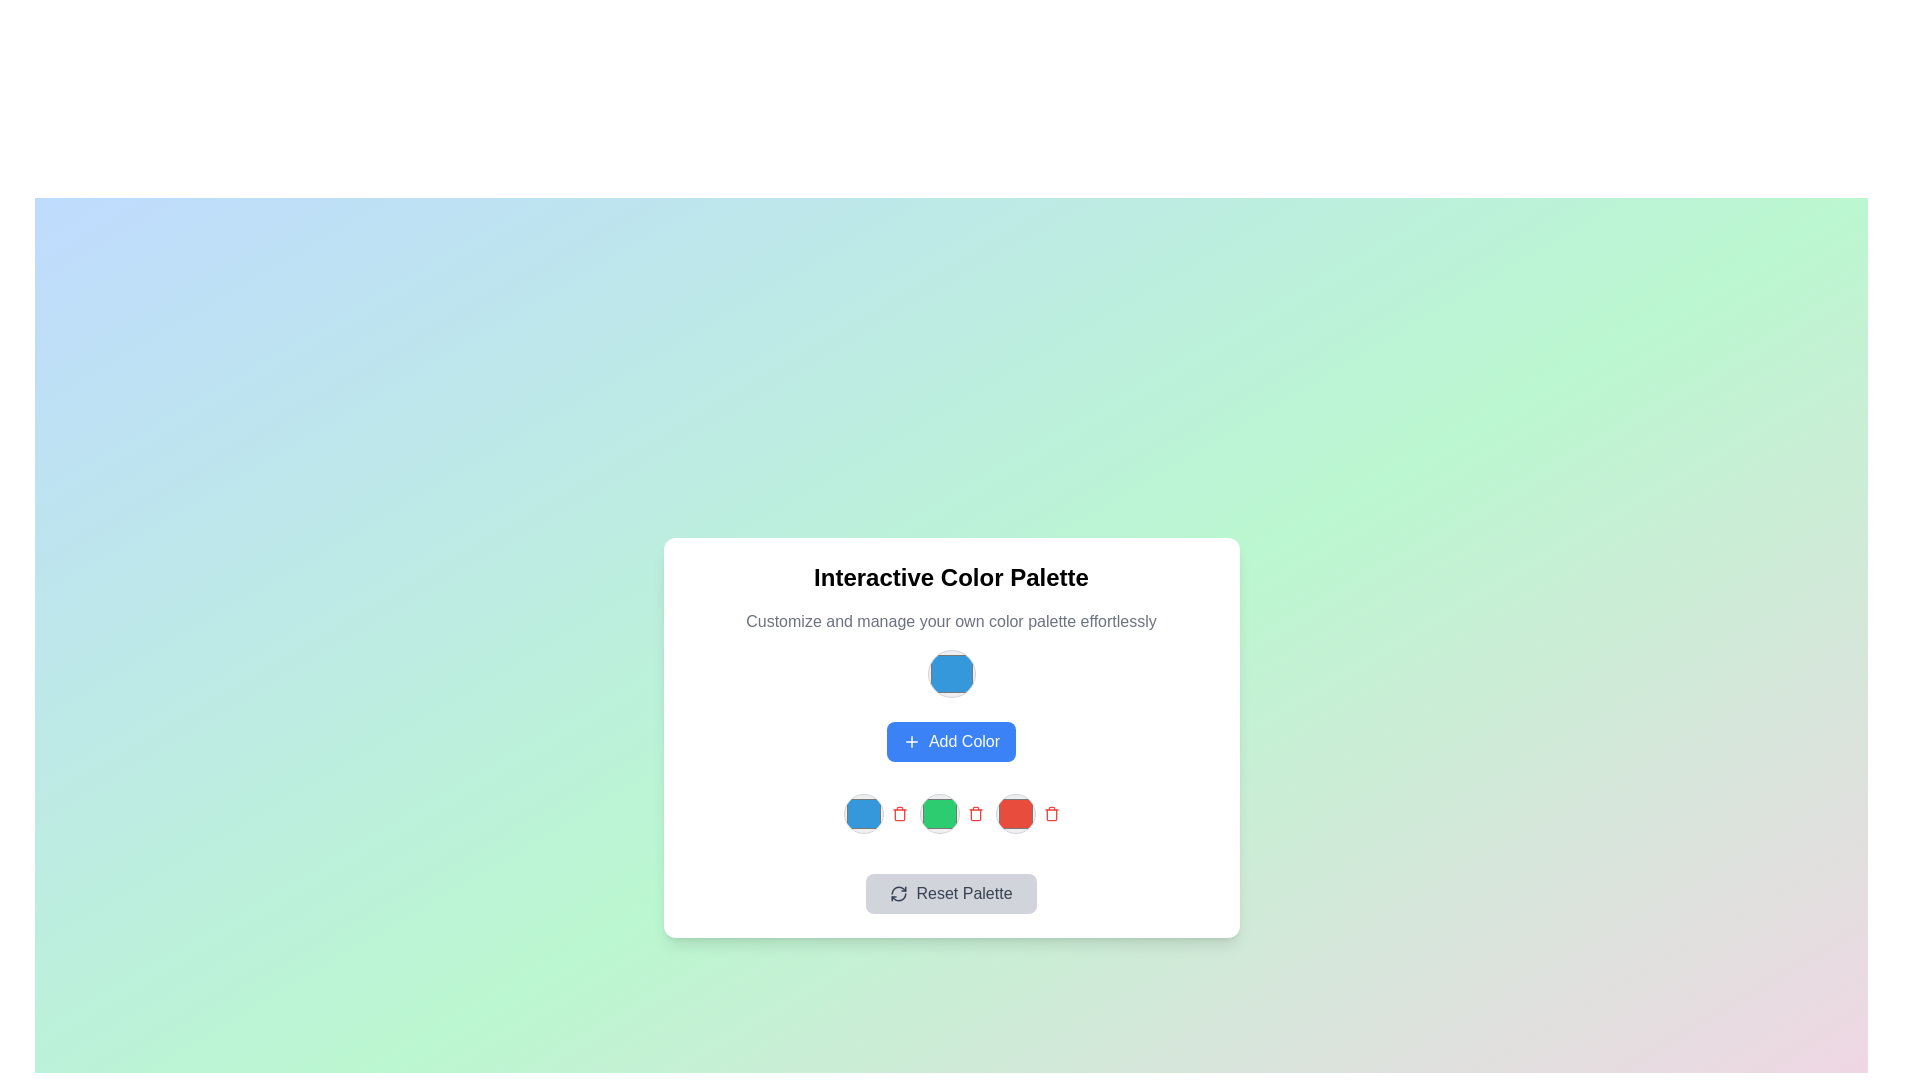 The image size is (1920, 1080). Describe the element at coordinates (950, 741) in the screenshot. I see `the rectangular 'Add Color' button with a blue background and white text located below the circular color display` at that location.